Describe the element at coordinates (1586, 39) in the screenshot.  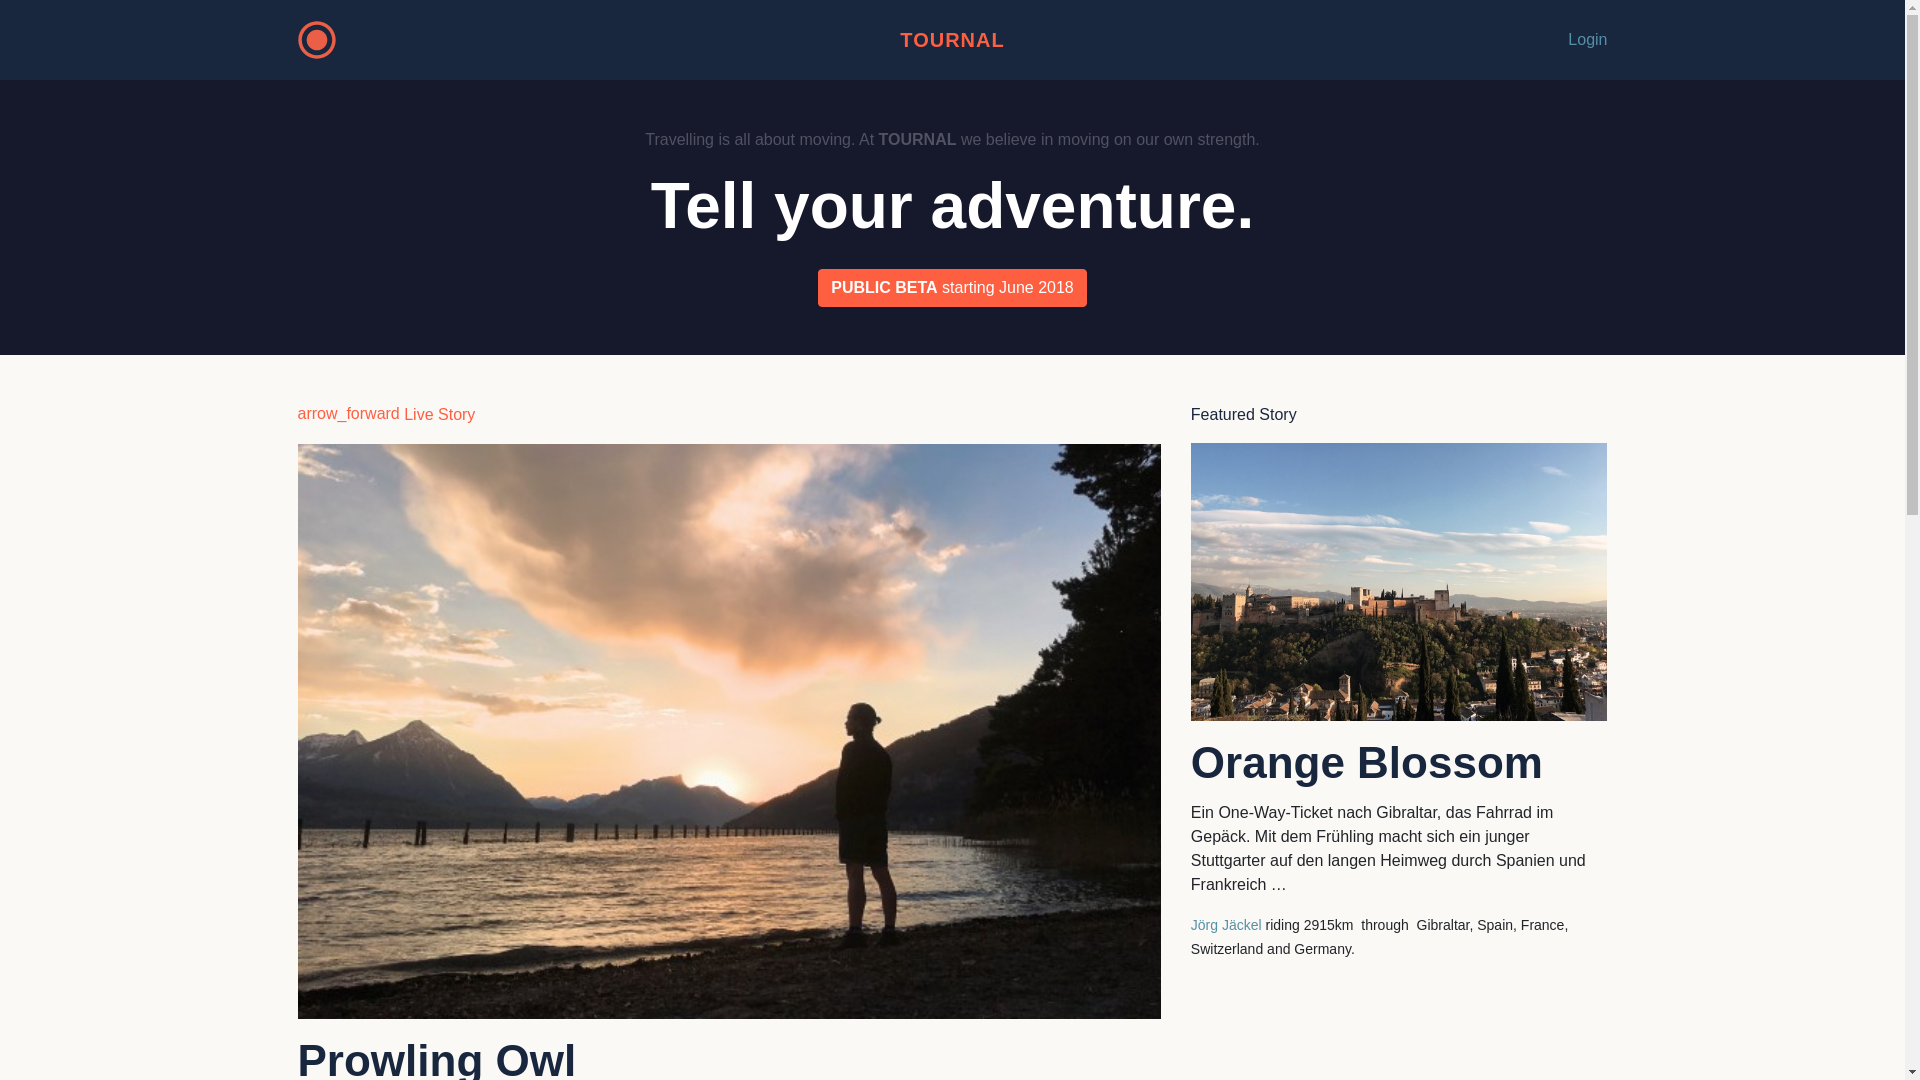
I see `'Login'` at that location.